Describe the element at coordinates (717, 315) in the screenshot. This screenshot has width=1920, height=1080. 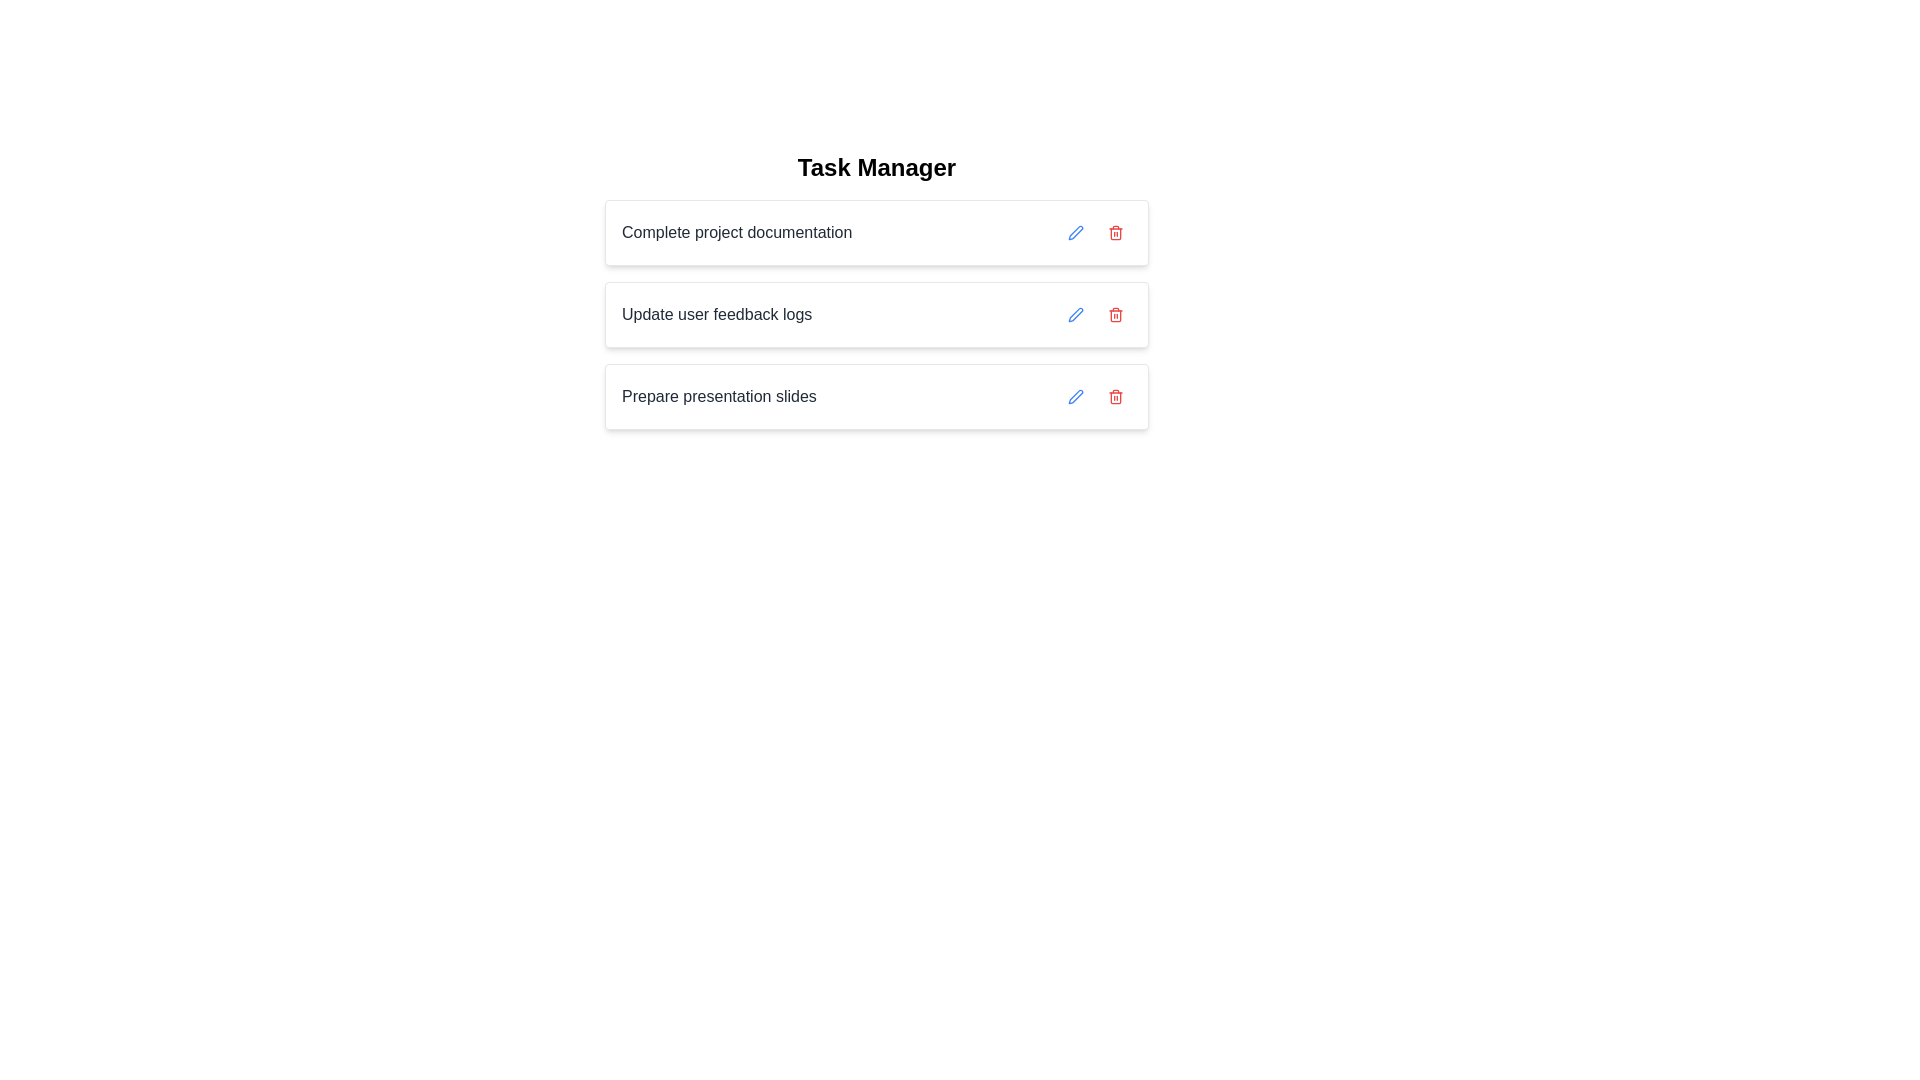
I see `the static text label displaying the title or description of the task located between 'Complete project documentation' and 'Prepare presentation slides' in the current task list` at that location.